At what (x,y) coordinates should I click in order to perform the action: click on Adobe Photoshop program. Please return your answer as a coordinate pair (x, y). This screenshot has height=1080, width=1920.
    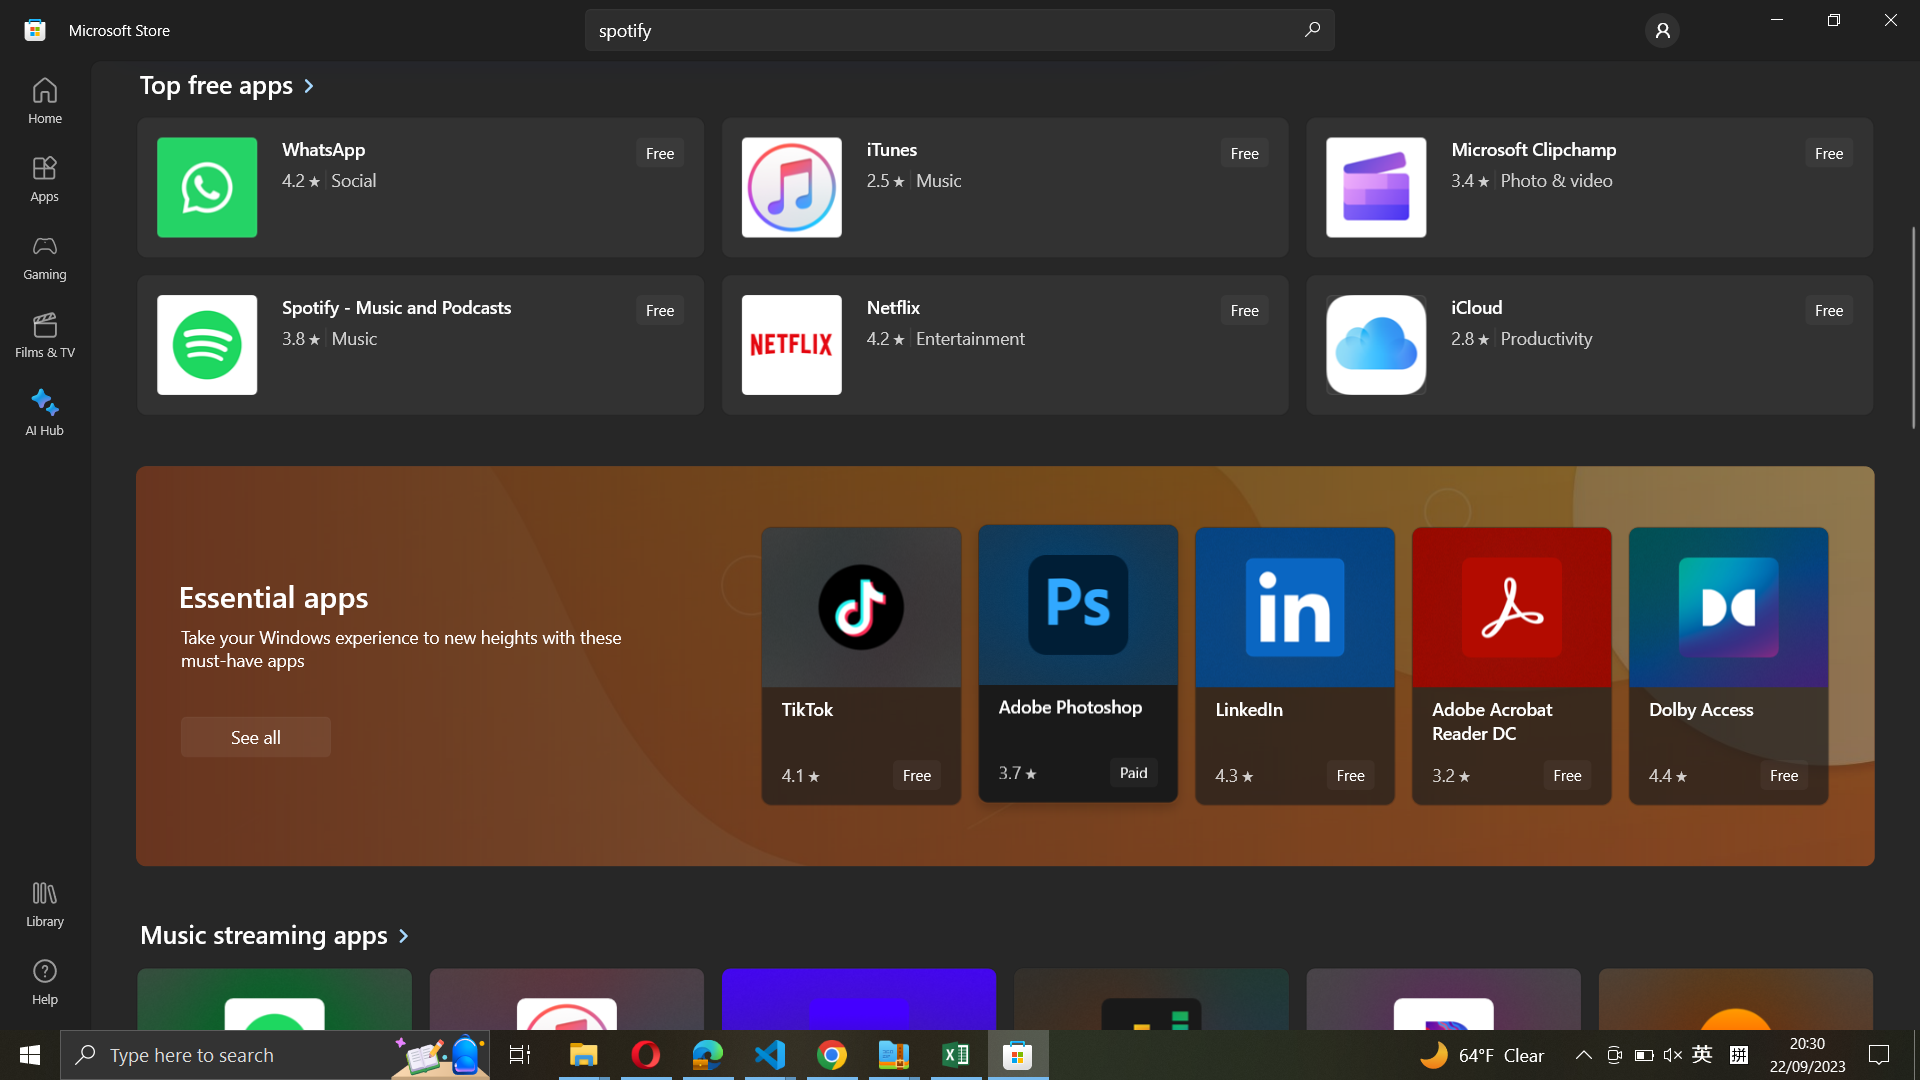
    Looking at the image, I should click on (2069760, 718200).